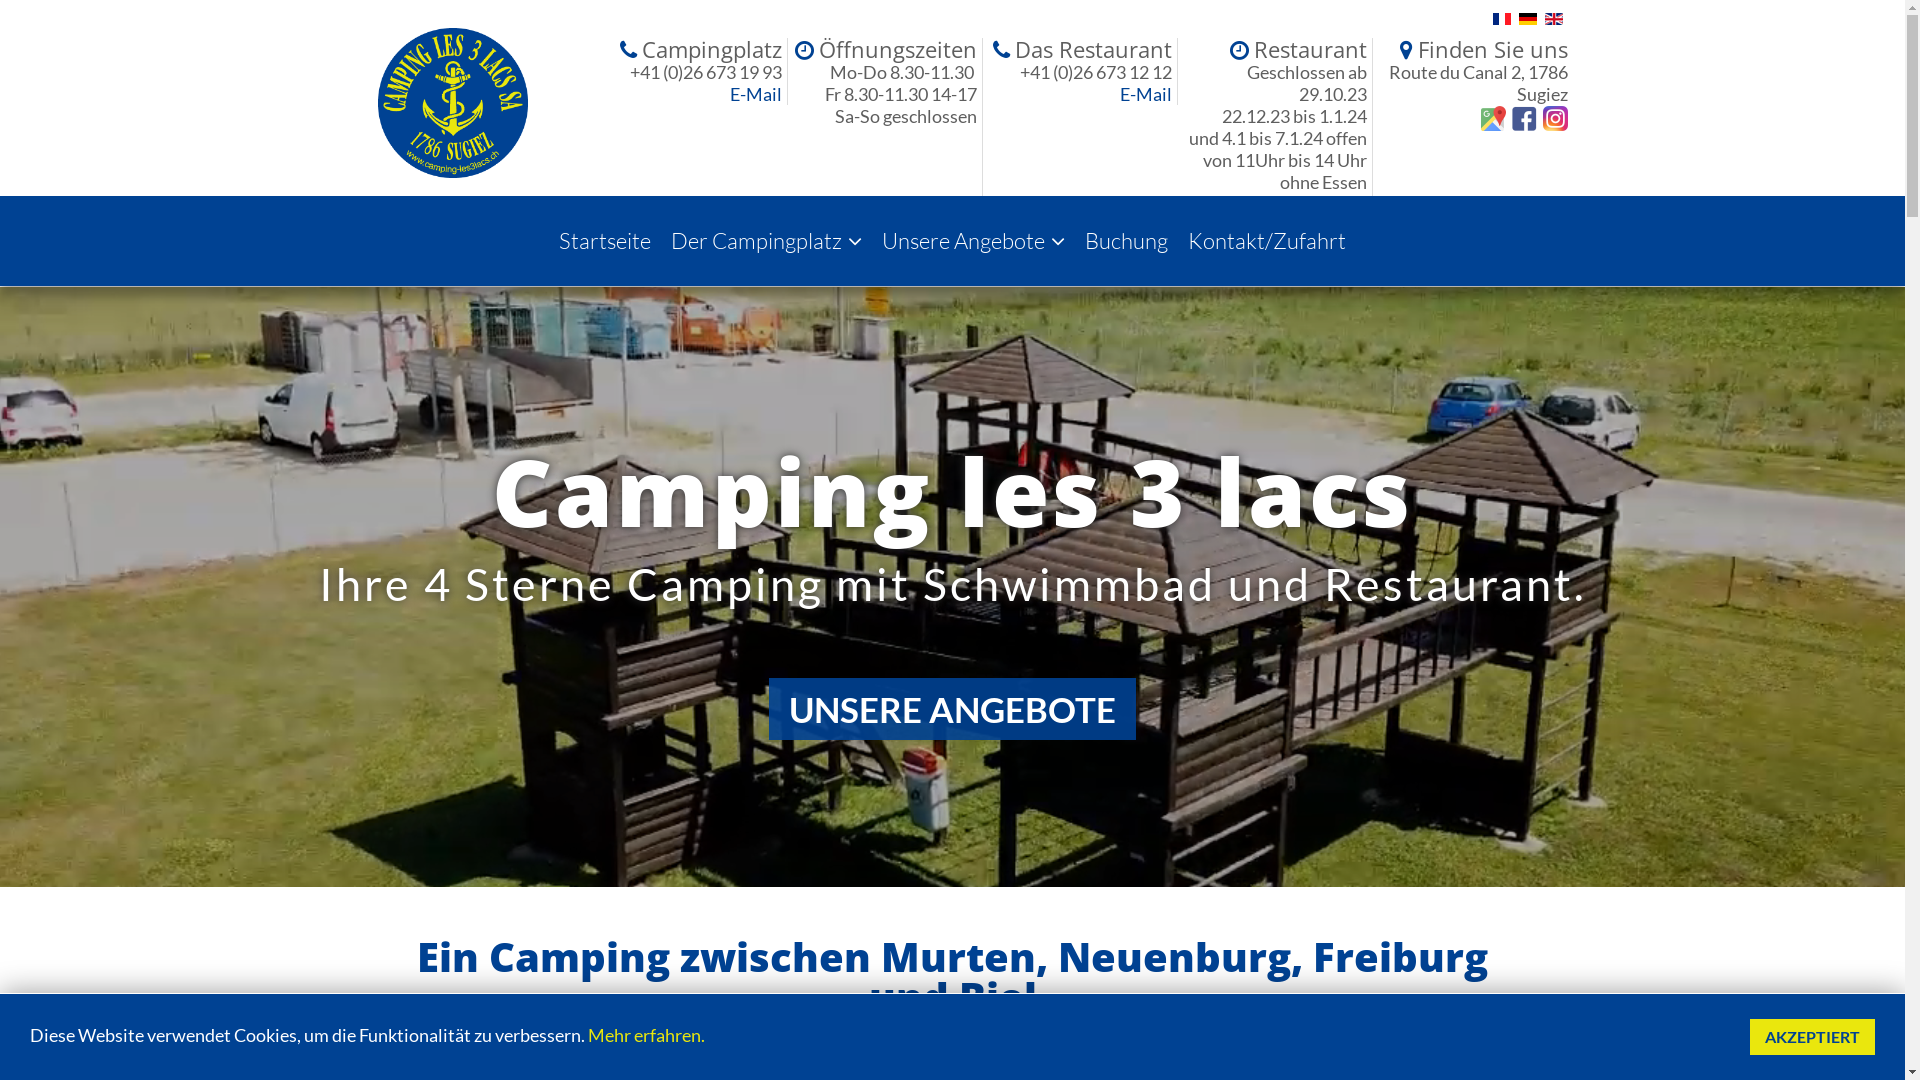  I want to click on 'German', so click(1525, 19).